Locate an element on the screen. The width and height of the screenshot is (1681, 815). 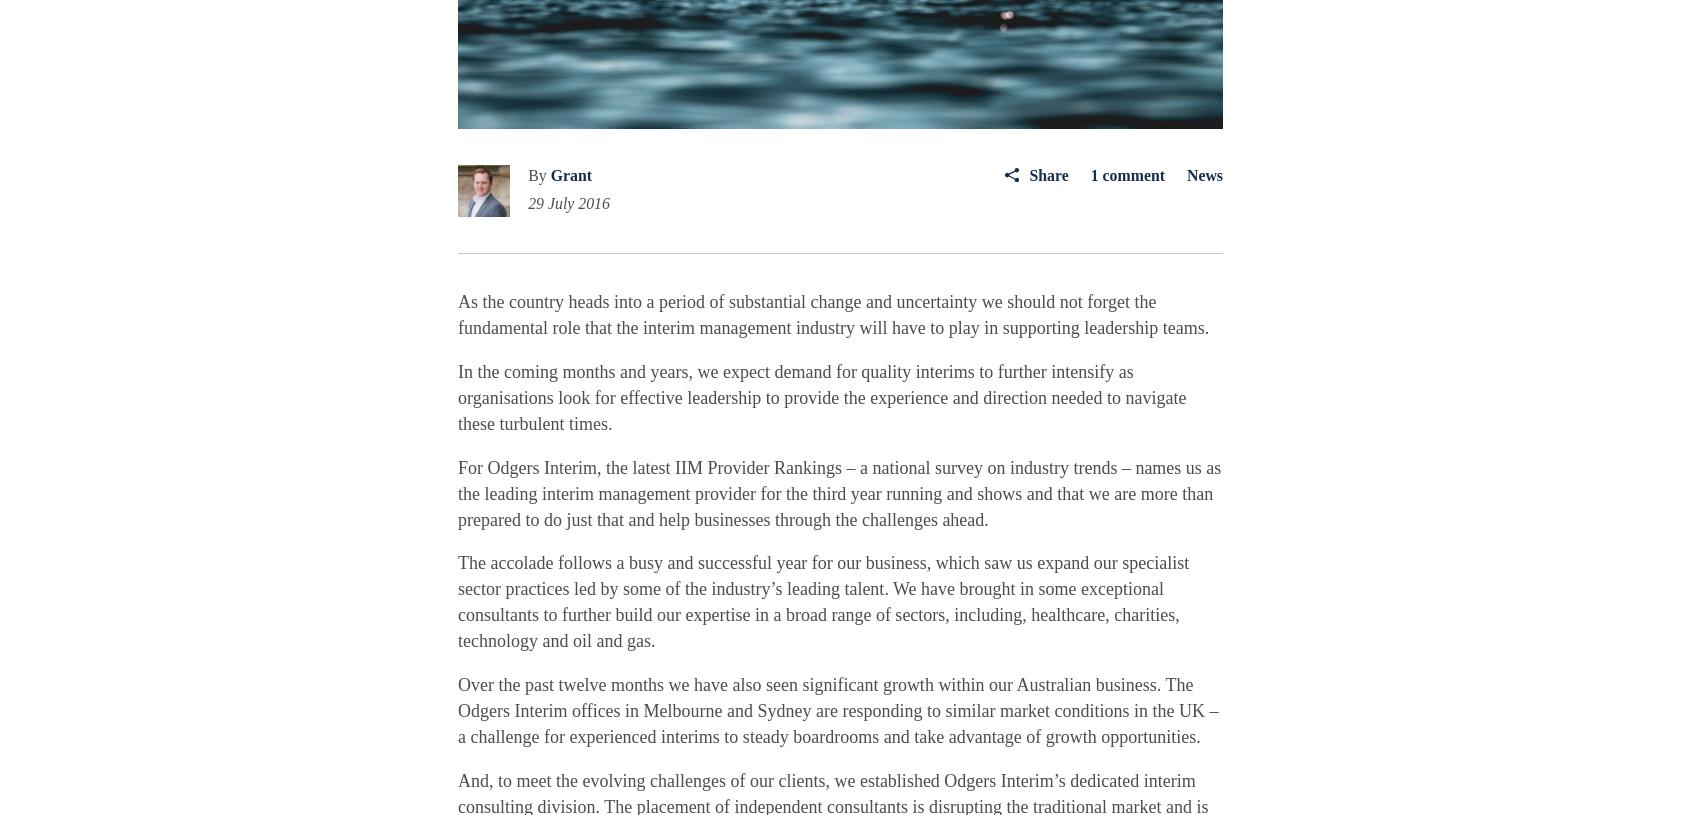
'In the coming months and years, we expect demand for quality interims to further intensify as organisations look for effective leadership to provide the experience and direction needed to navigate these turbulent times.' is located at coordinates (821, 395).